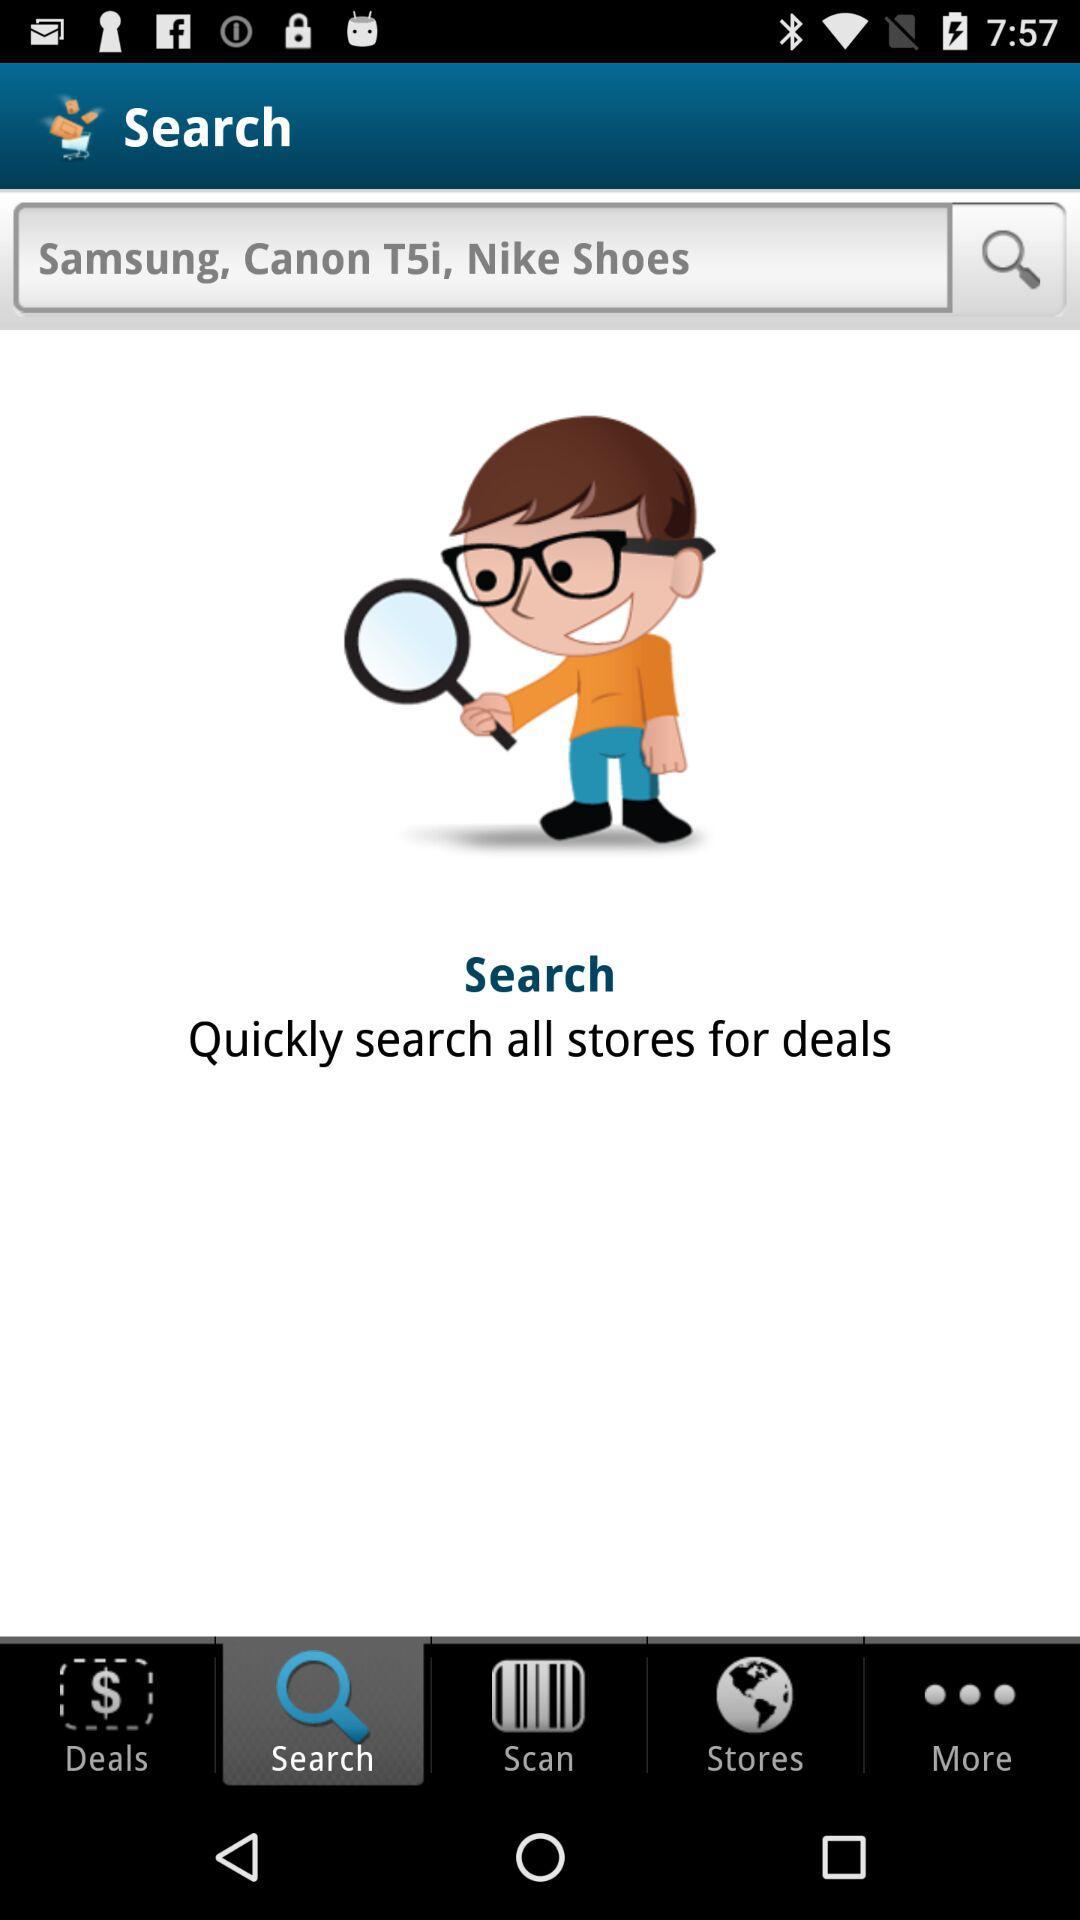  What do you see at coordinates (482, 256) in the screenshot?
I see `item below search item` at bounding box center [482, 256].